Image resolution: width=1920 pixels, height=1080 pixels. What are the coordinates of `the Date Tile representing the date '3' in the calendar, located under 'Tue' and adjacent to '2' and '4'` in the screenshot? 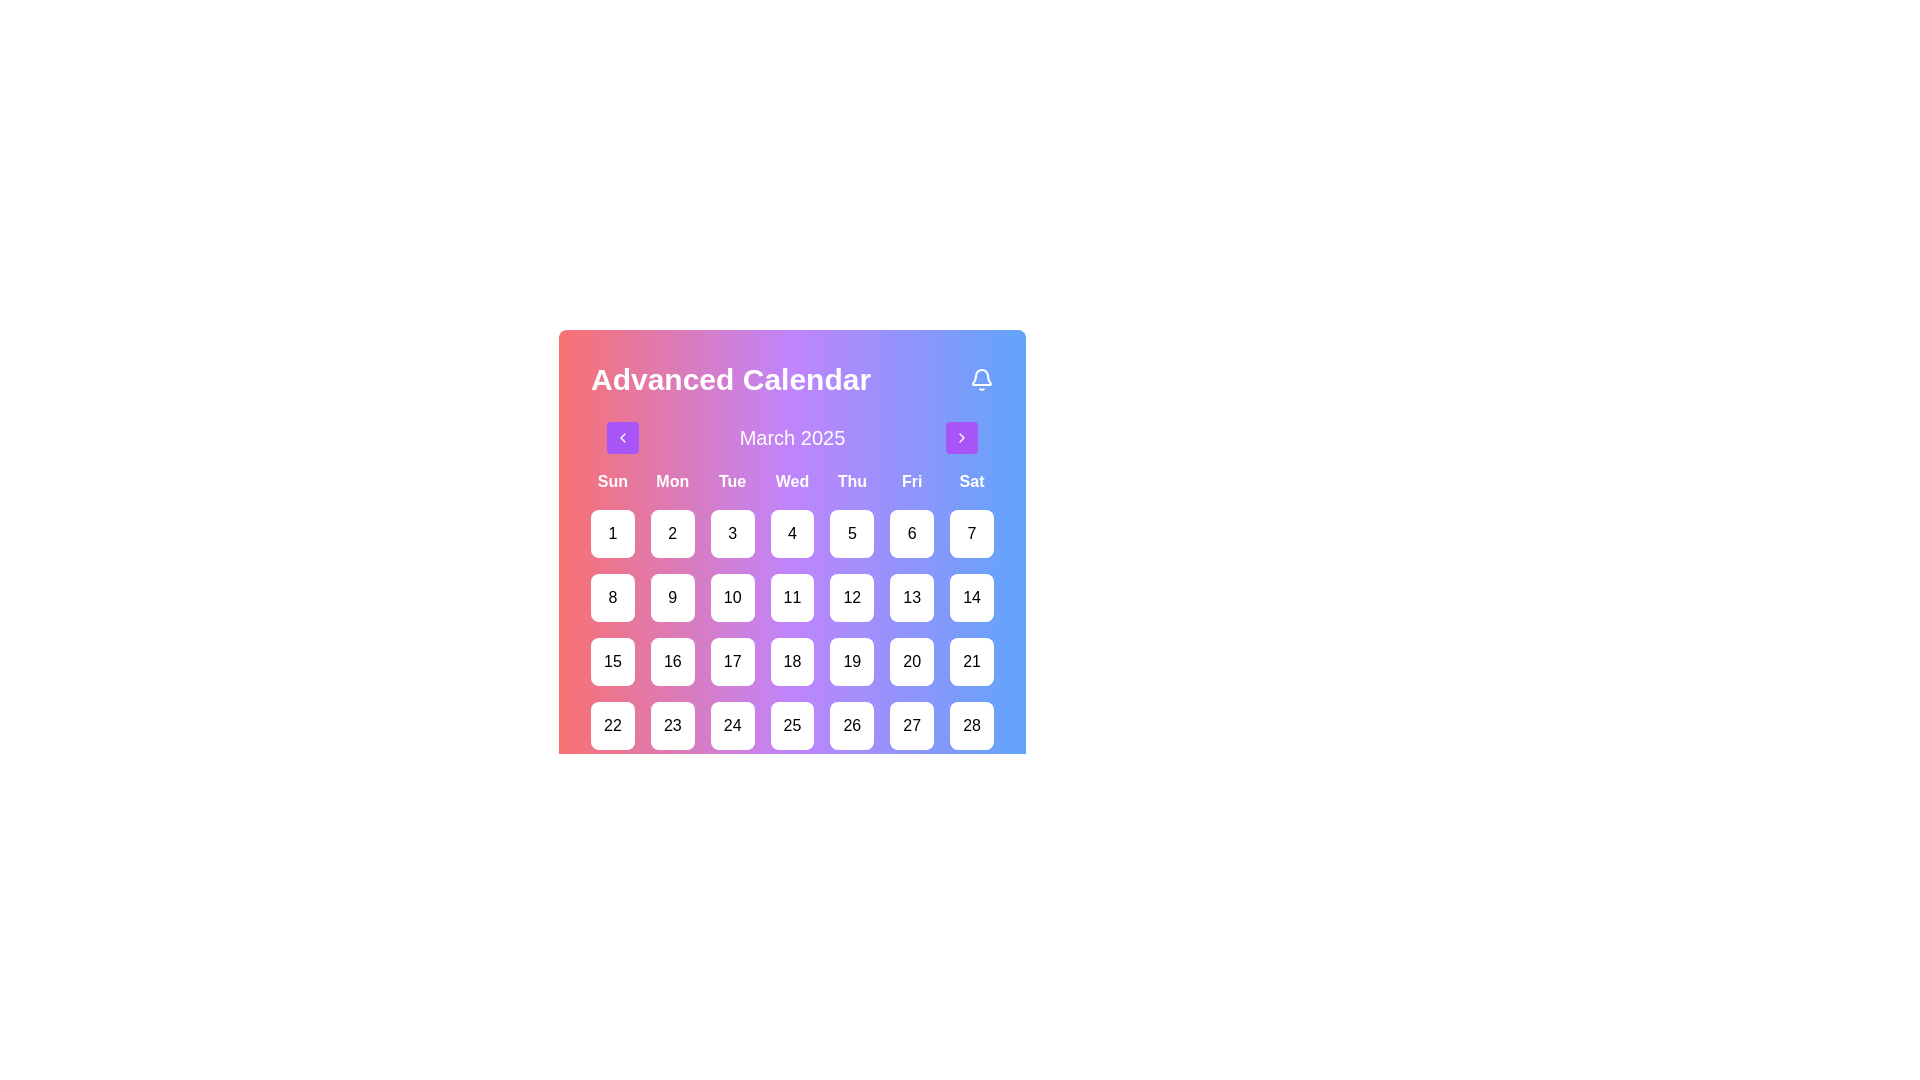 It's located at (731, 532).